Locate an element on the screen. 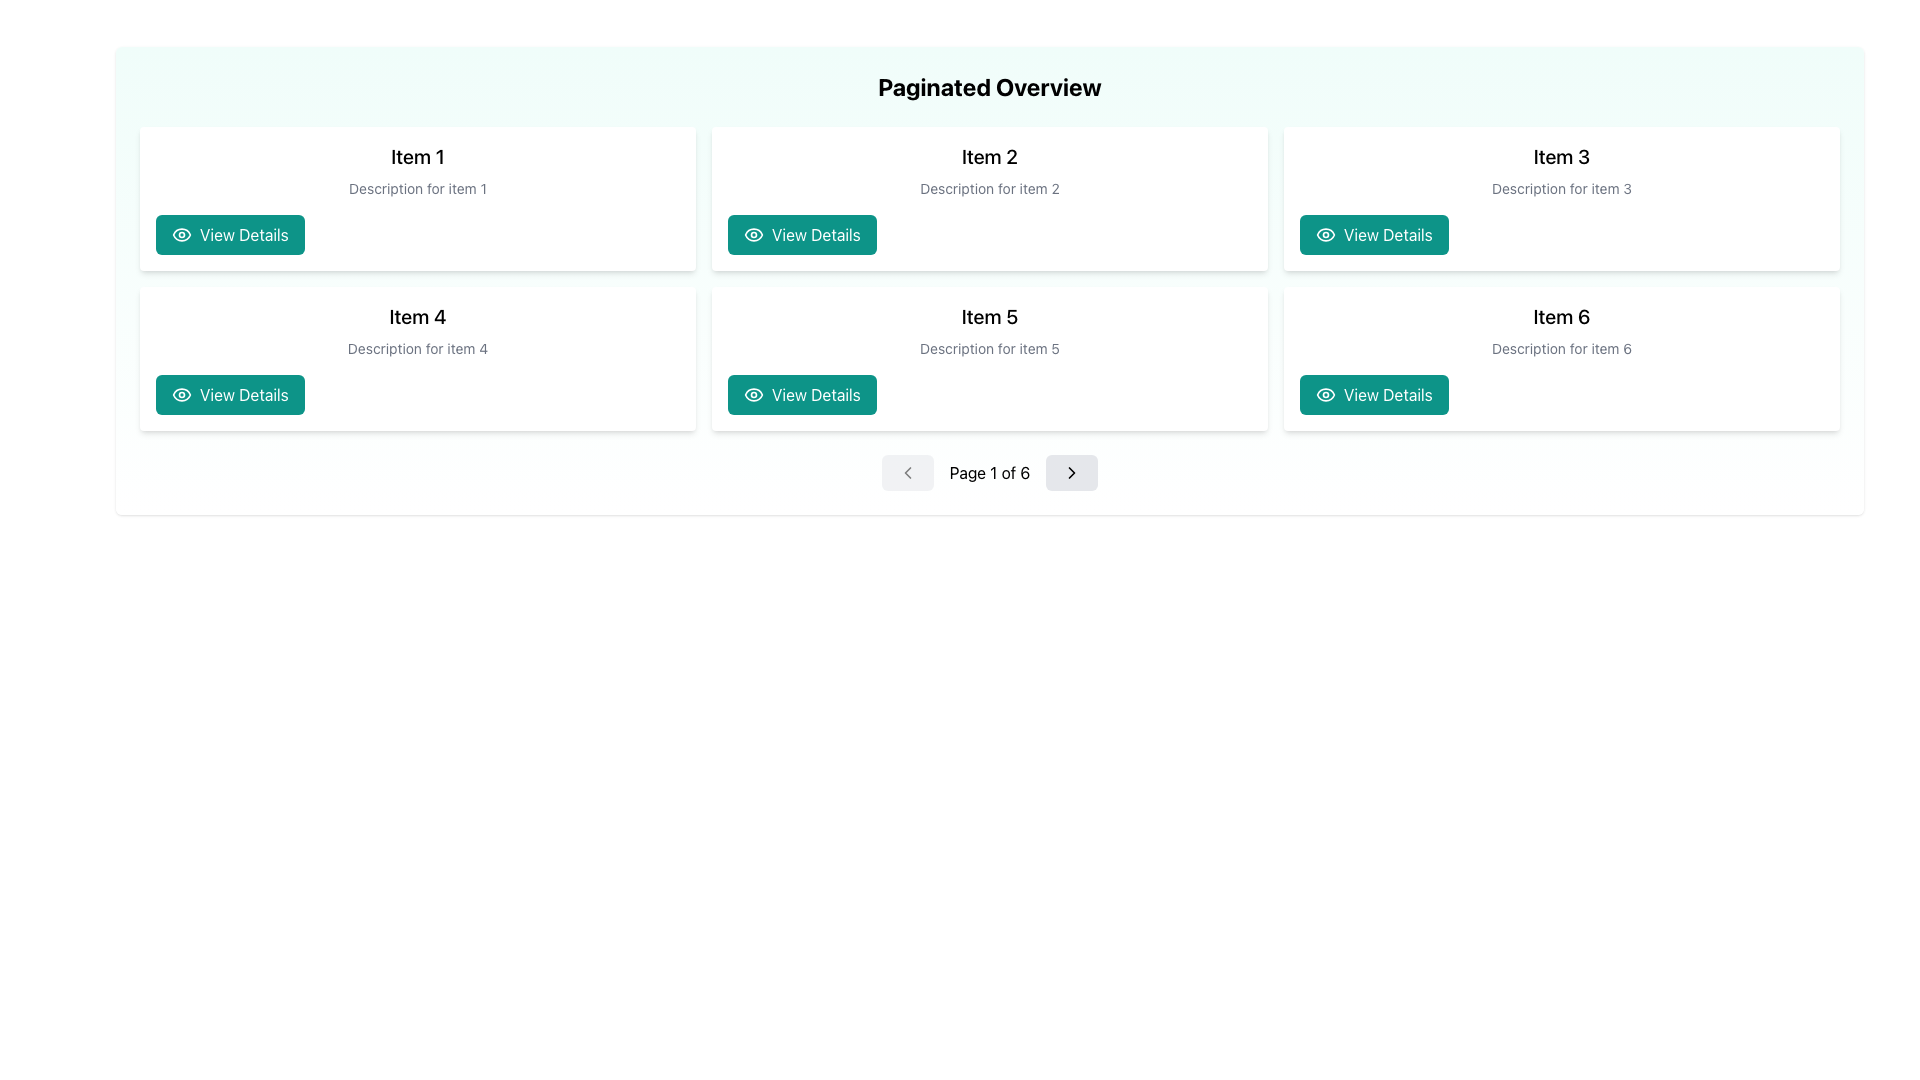 The width and height of the screenshot is (1920, 1080). the 'View Details' text label styled as a button with white text on a teal background, located under the heading 'Item 4' in the leftmost column of the grid layout is located at coordinates (243, 394).